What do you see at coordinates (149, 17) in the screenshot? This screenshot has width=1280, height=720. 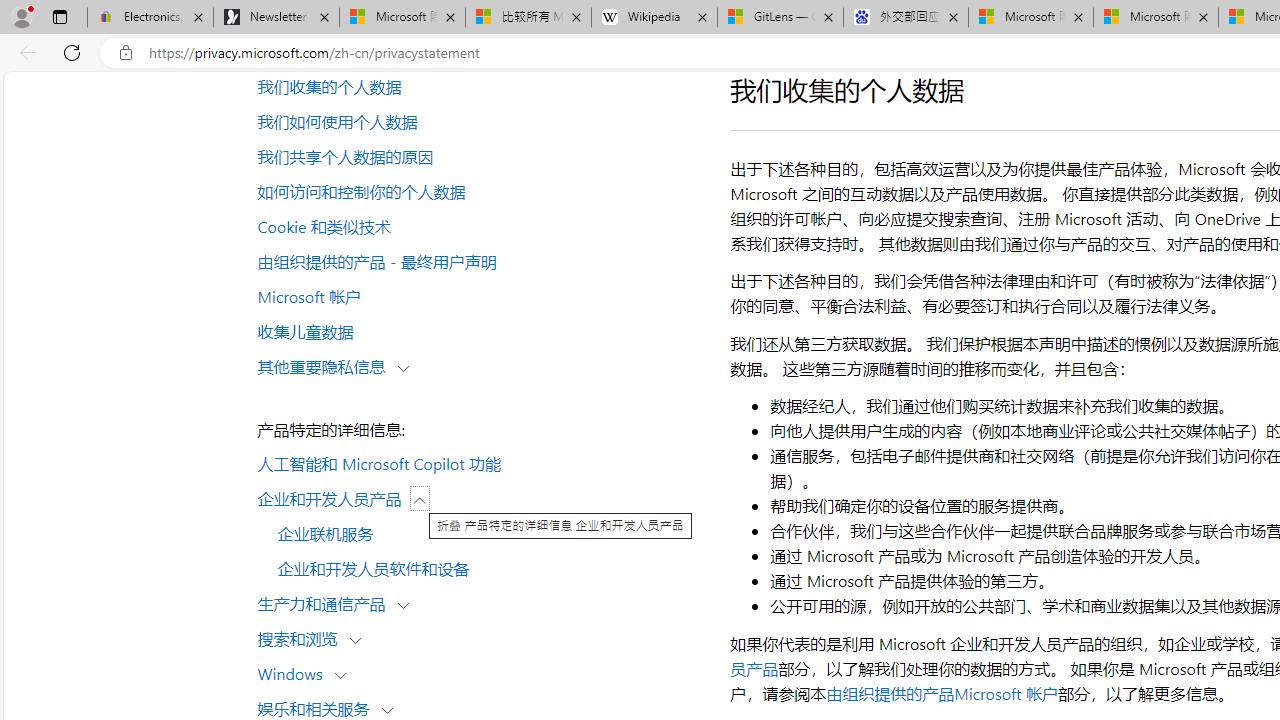 I see `'Electronics, Cars, Fashion, Collectibles & More | eBay'` at bounding box center [149, 17].